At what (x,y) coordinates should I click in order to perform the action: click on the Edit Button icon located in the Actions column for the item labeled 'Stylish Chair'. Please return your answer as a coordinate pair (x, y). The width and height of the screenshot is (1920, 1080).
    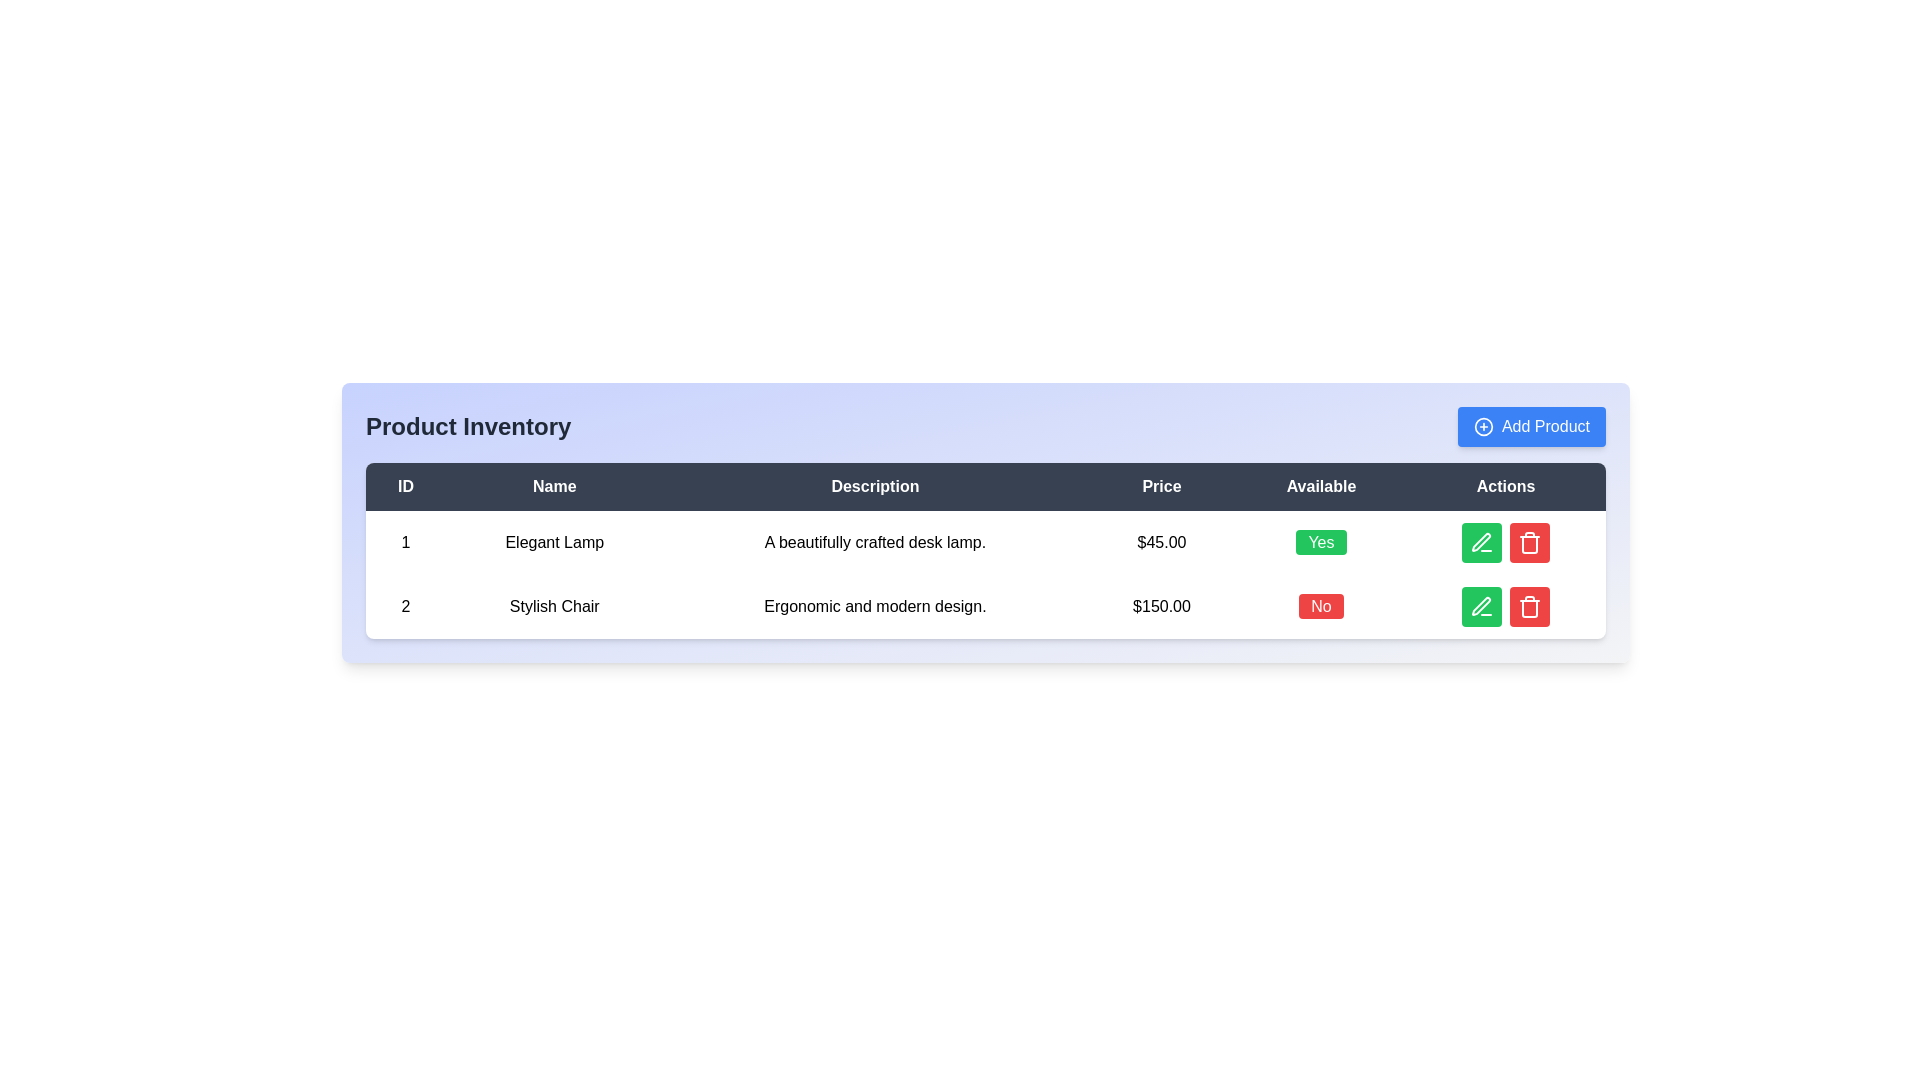
    Looking at the image, I should click on (1481, 605).